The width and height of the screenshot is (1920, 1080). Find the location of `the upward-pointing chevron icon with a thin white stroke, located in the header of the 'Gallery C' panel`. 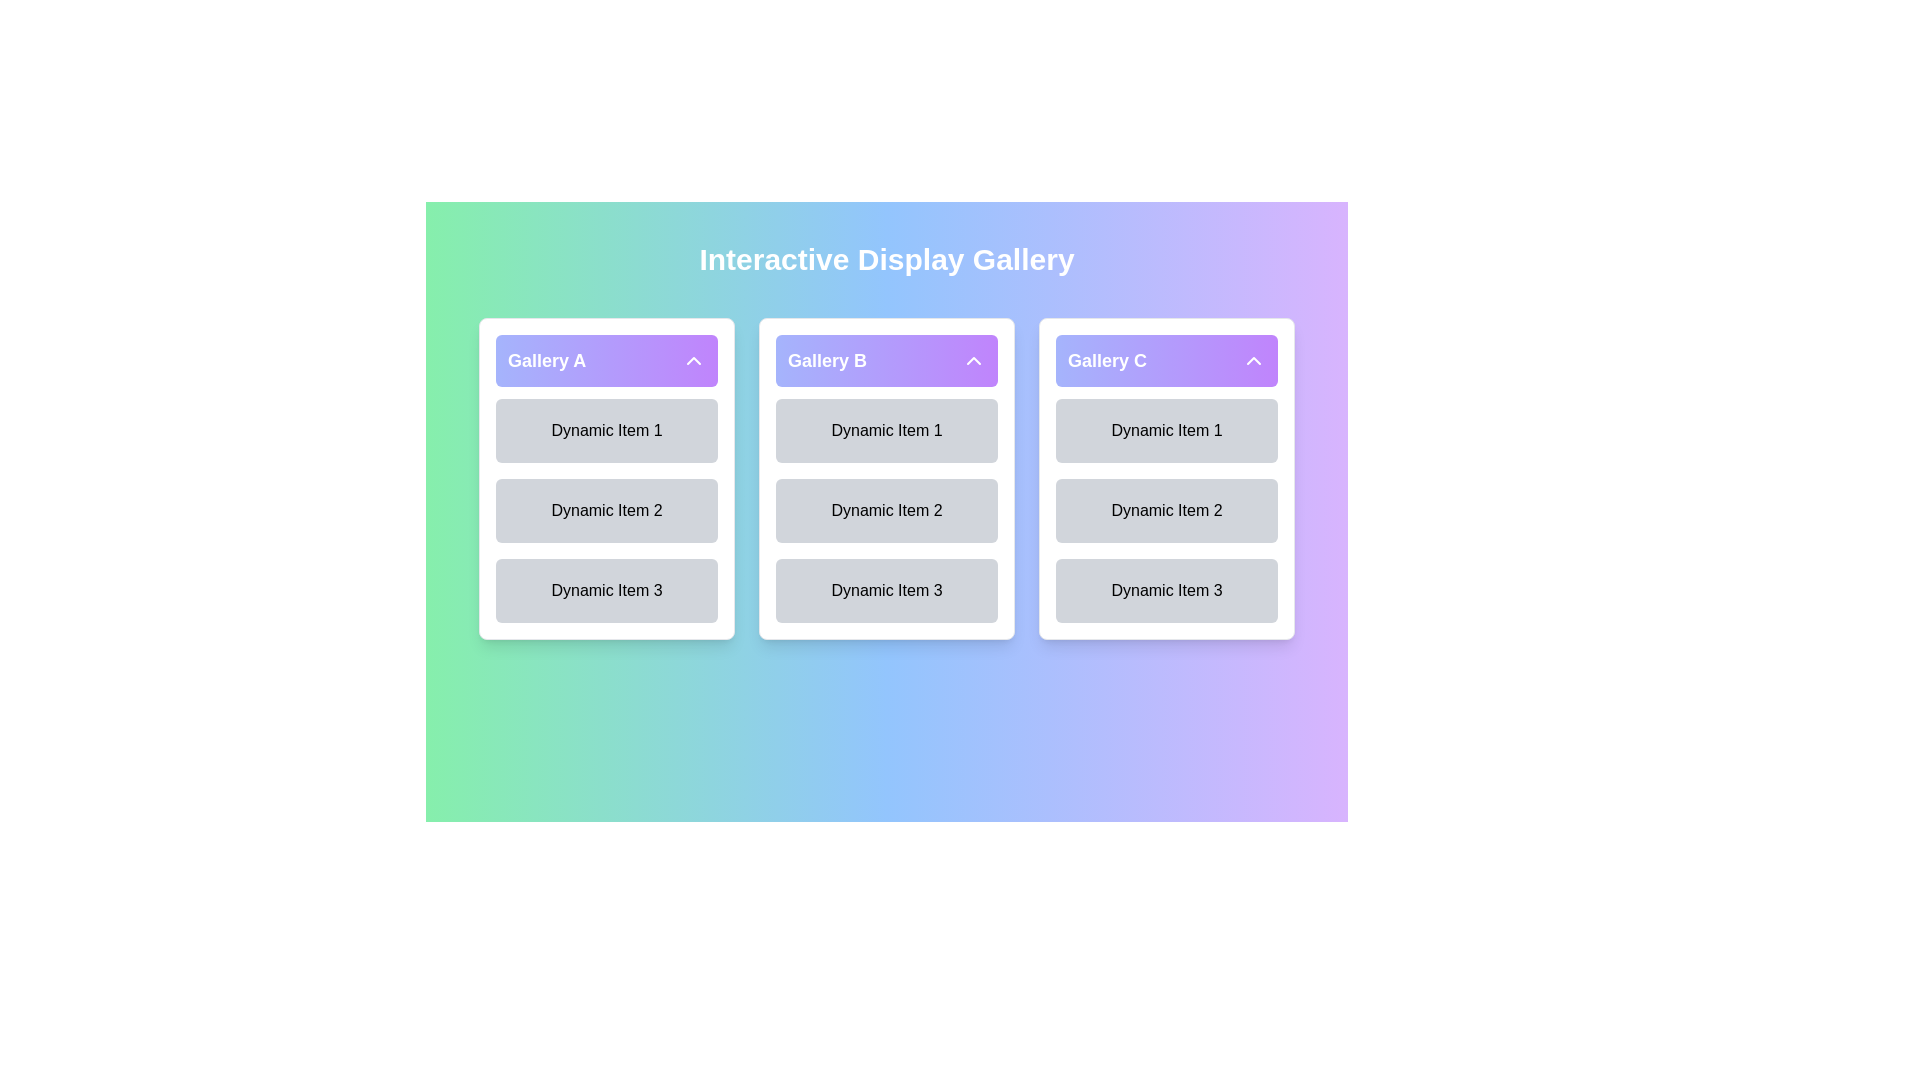

the upward-pointing chevron icon with a thin white stroke, located in the header of the 'Gallery C' panel is located at coordinates (1252, 361).